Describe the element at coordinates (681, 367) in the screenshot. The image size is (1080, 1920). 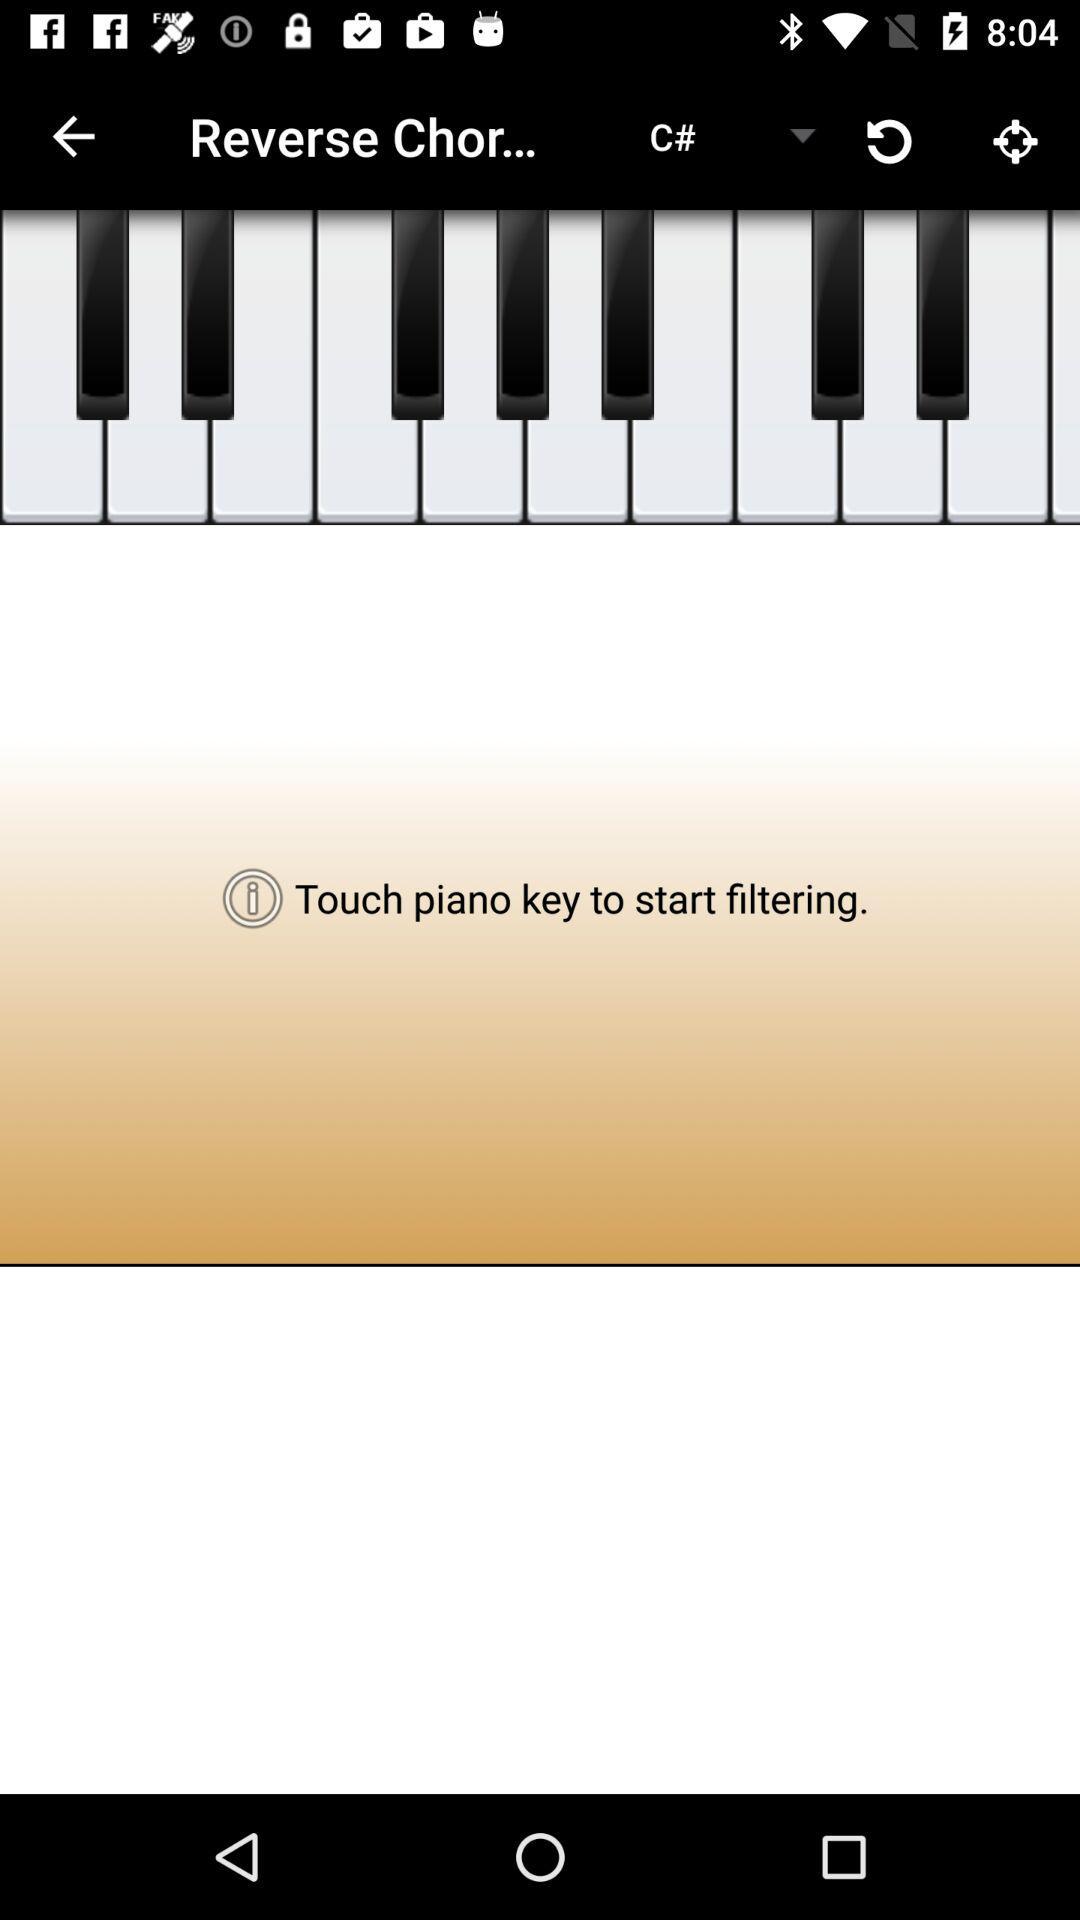
I see `the icon below c# icon` at that location.